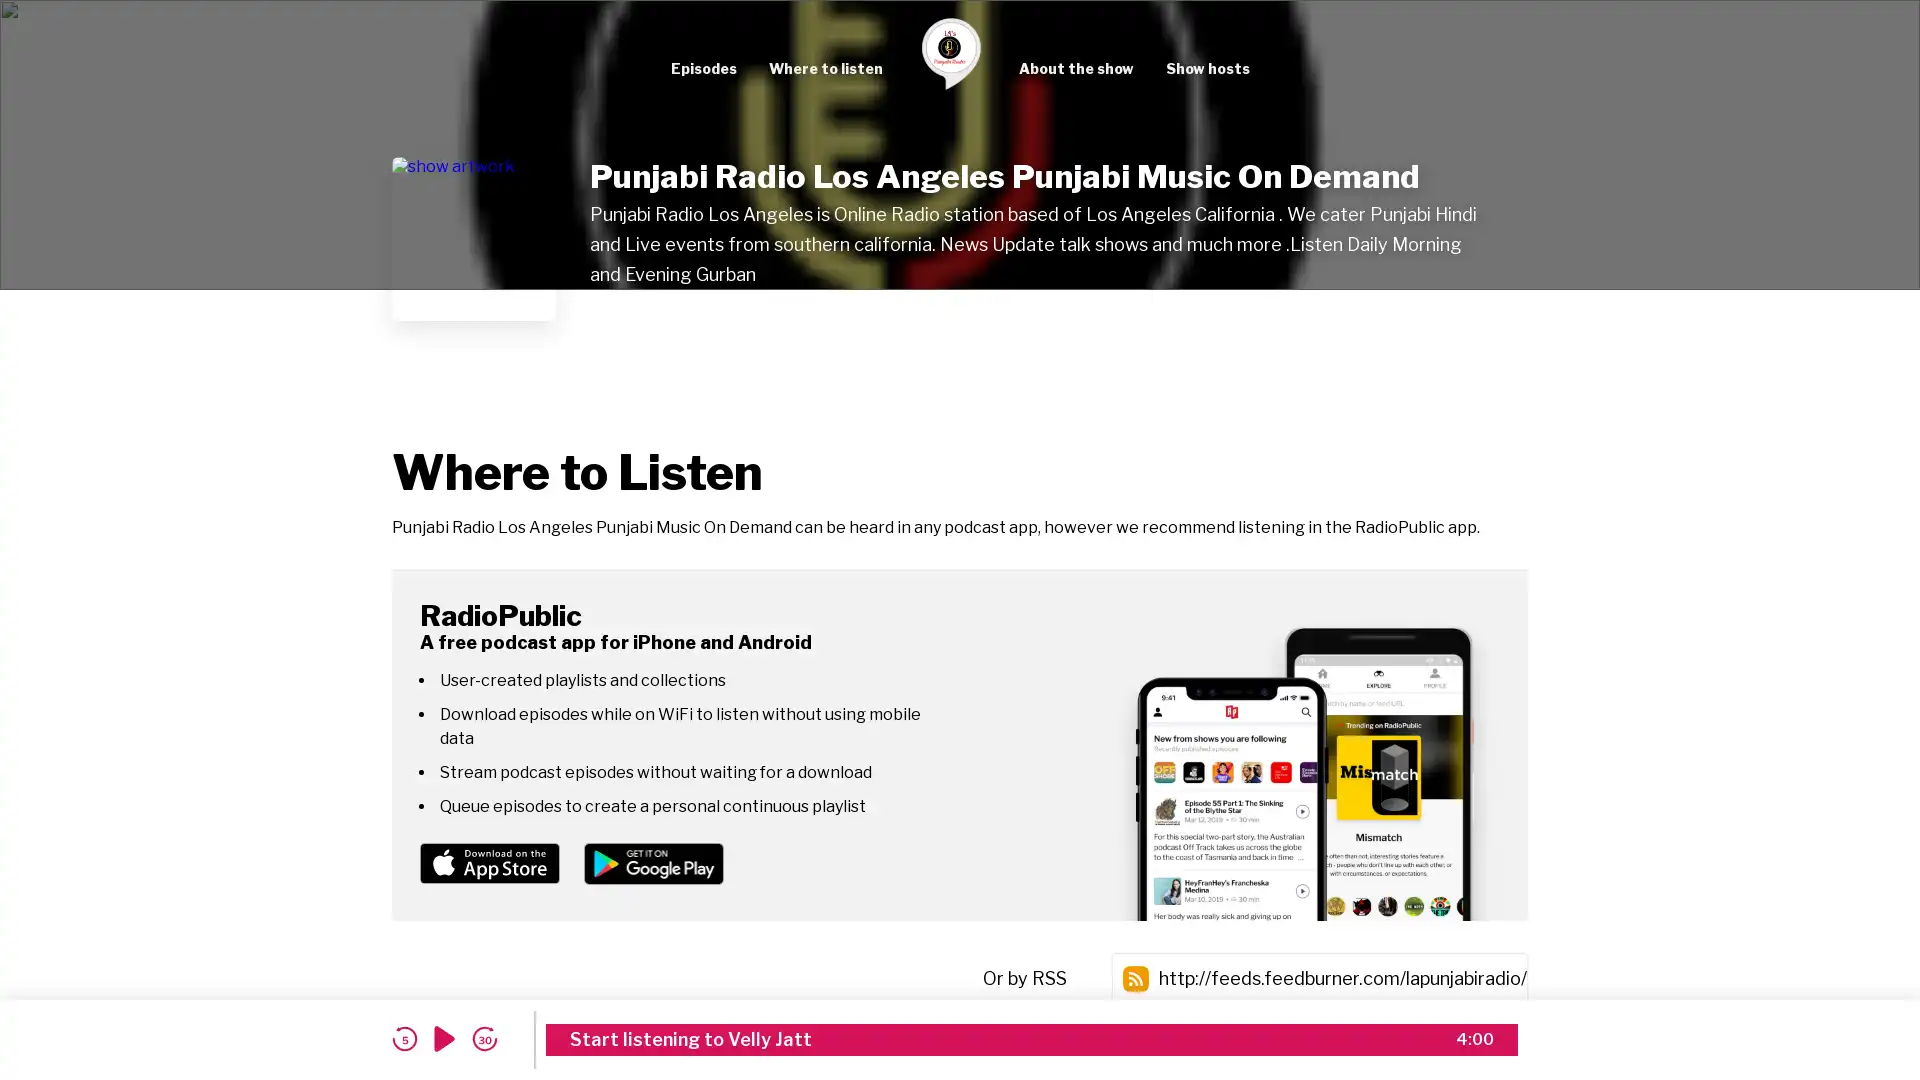 The image size is (1920, 1080). I want to click on skip forward 30 seconds, so click(484, 1038).